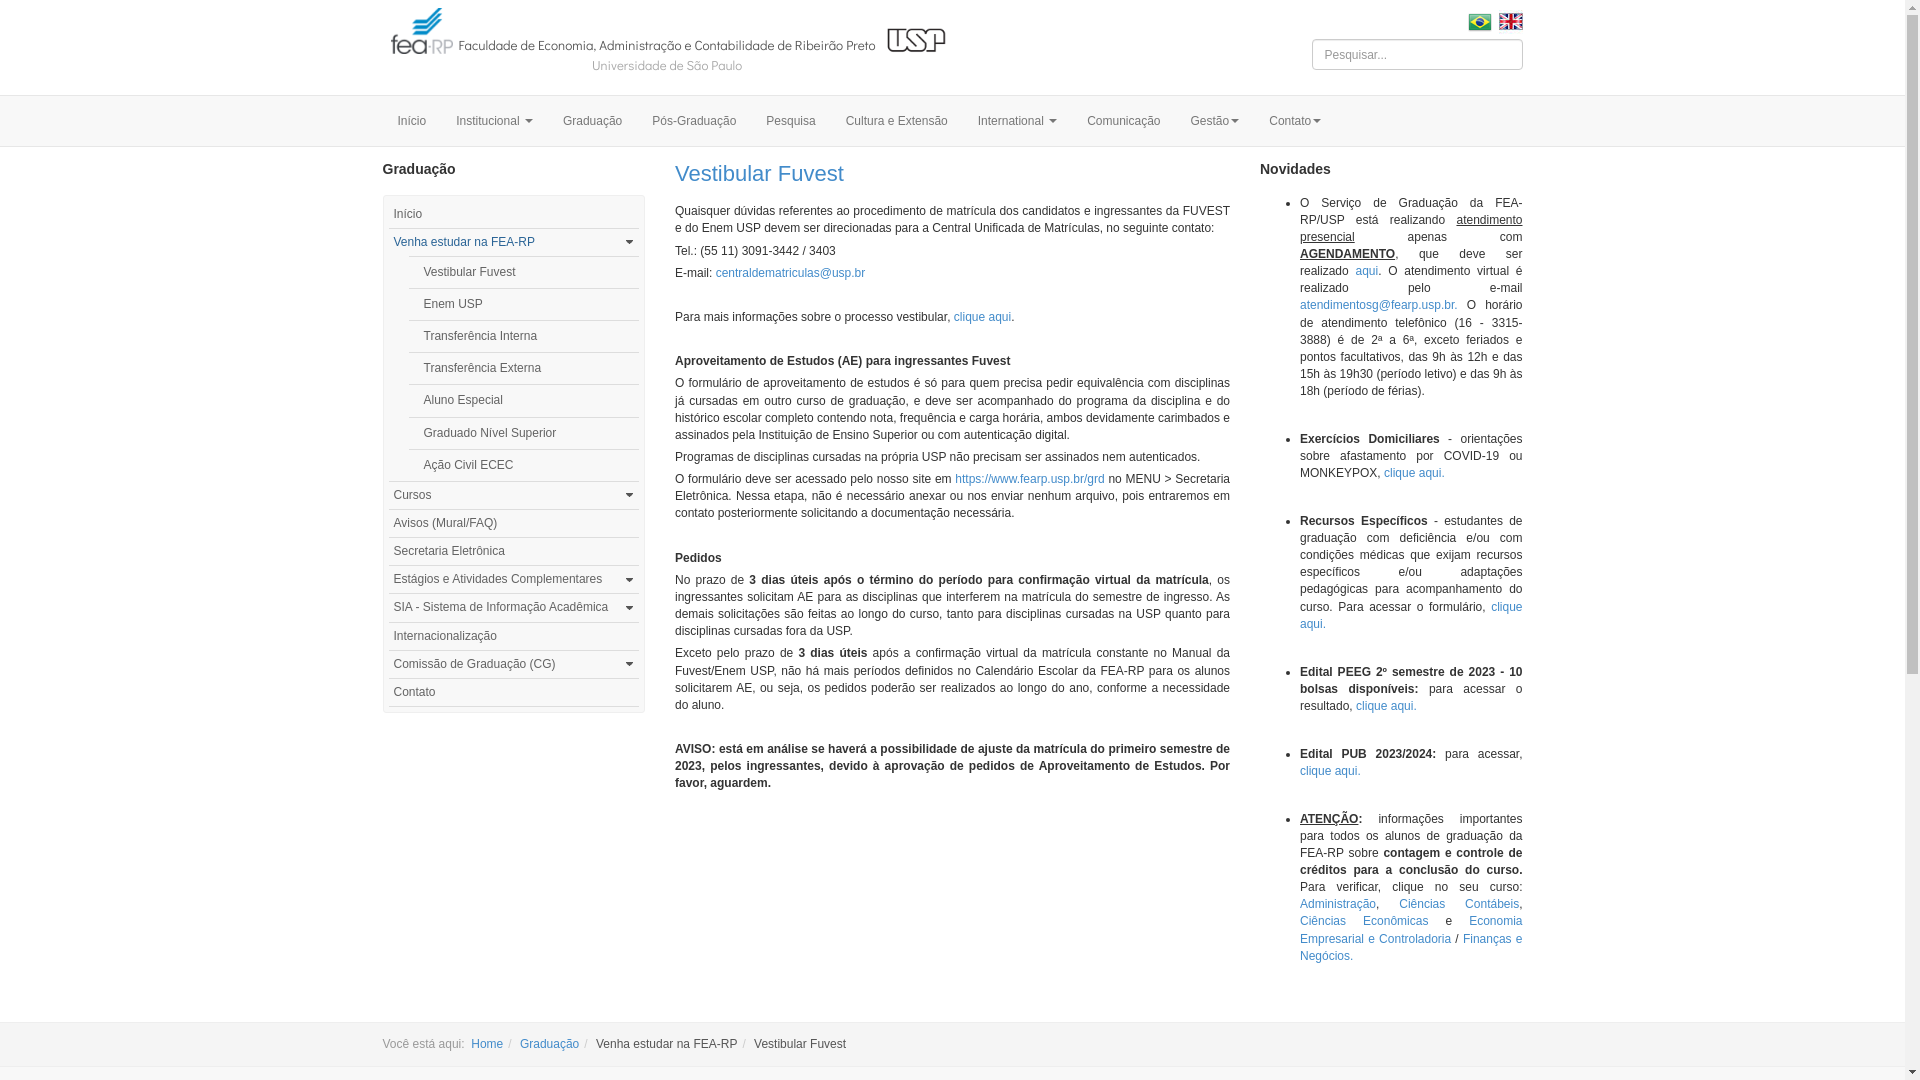  What do you see at coordinates (523, 400) in the screenshot?
I see `'Aluno Especial'` at bounding box center [523, 400].